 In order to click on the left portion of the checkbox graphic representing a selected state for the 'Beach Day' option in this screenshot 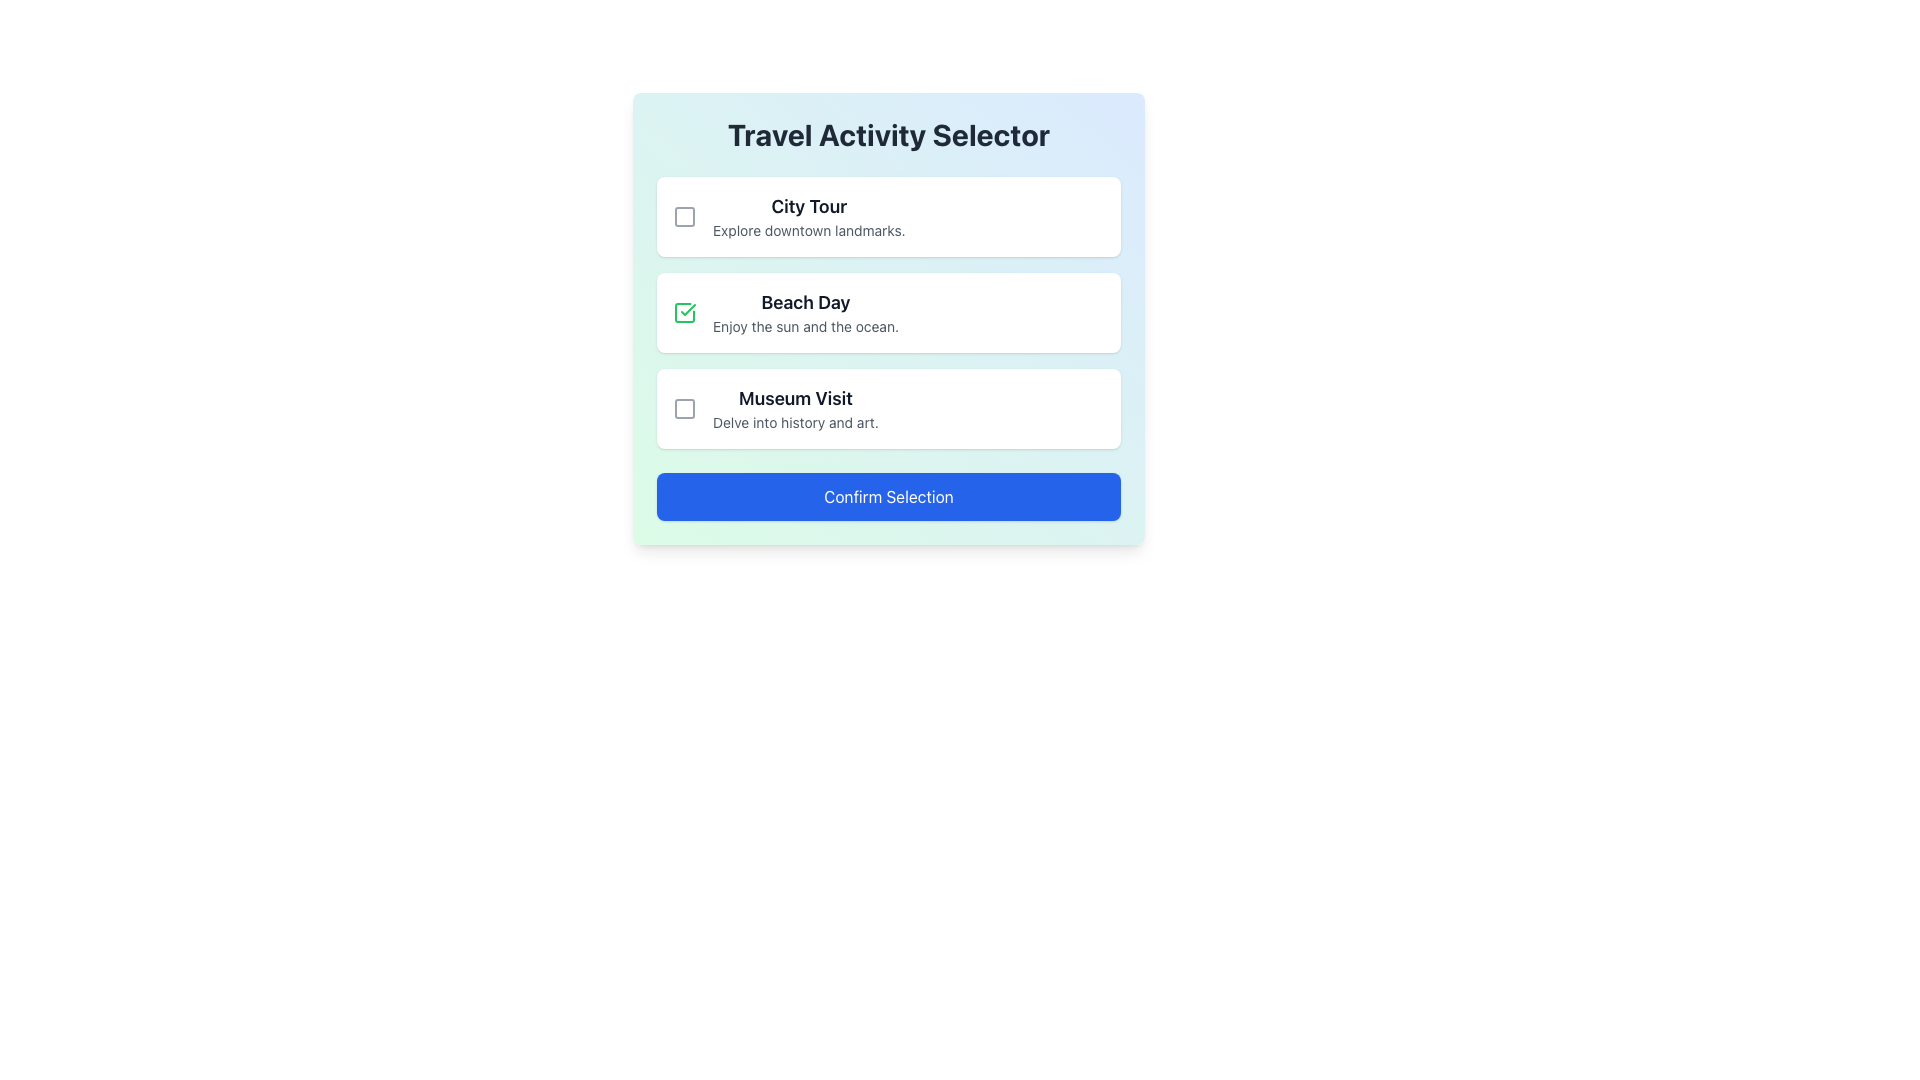, I will do `click(685, 312)`.